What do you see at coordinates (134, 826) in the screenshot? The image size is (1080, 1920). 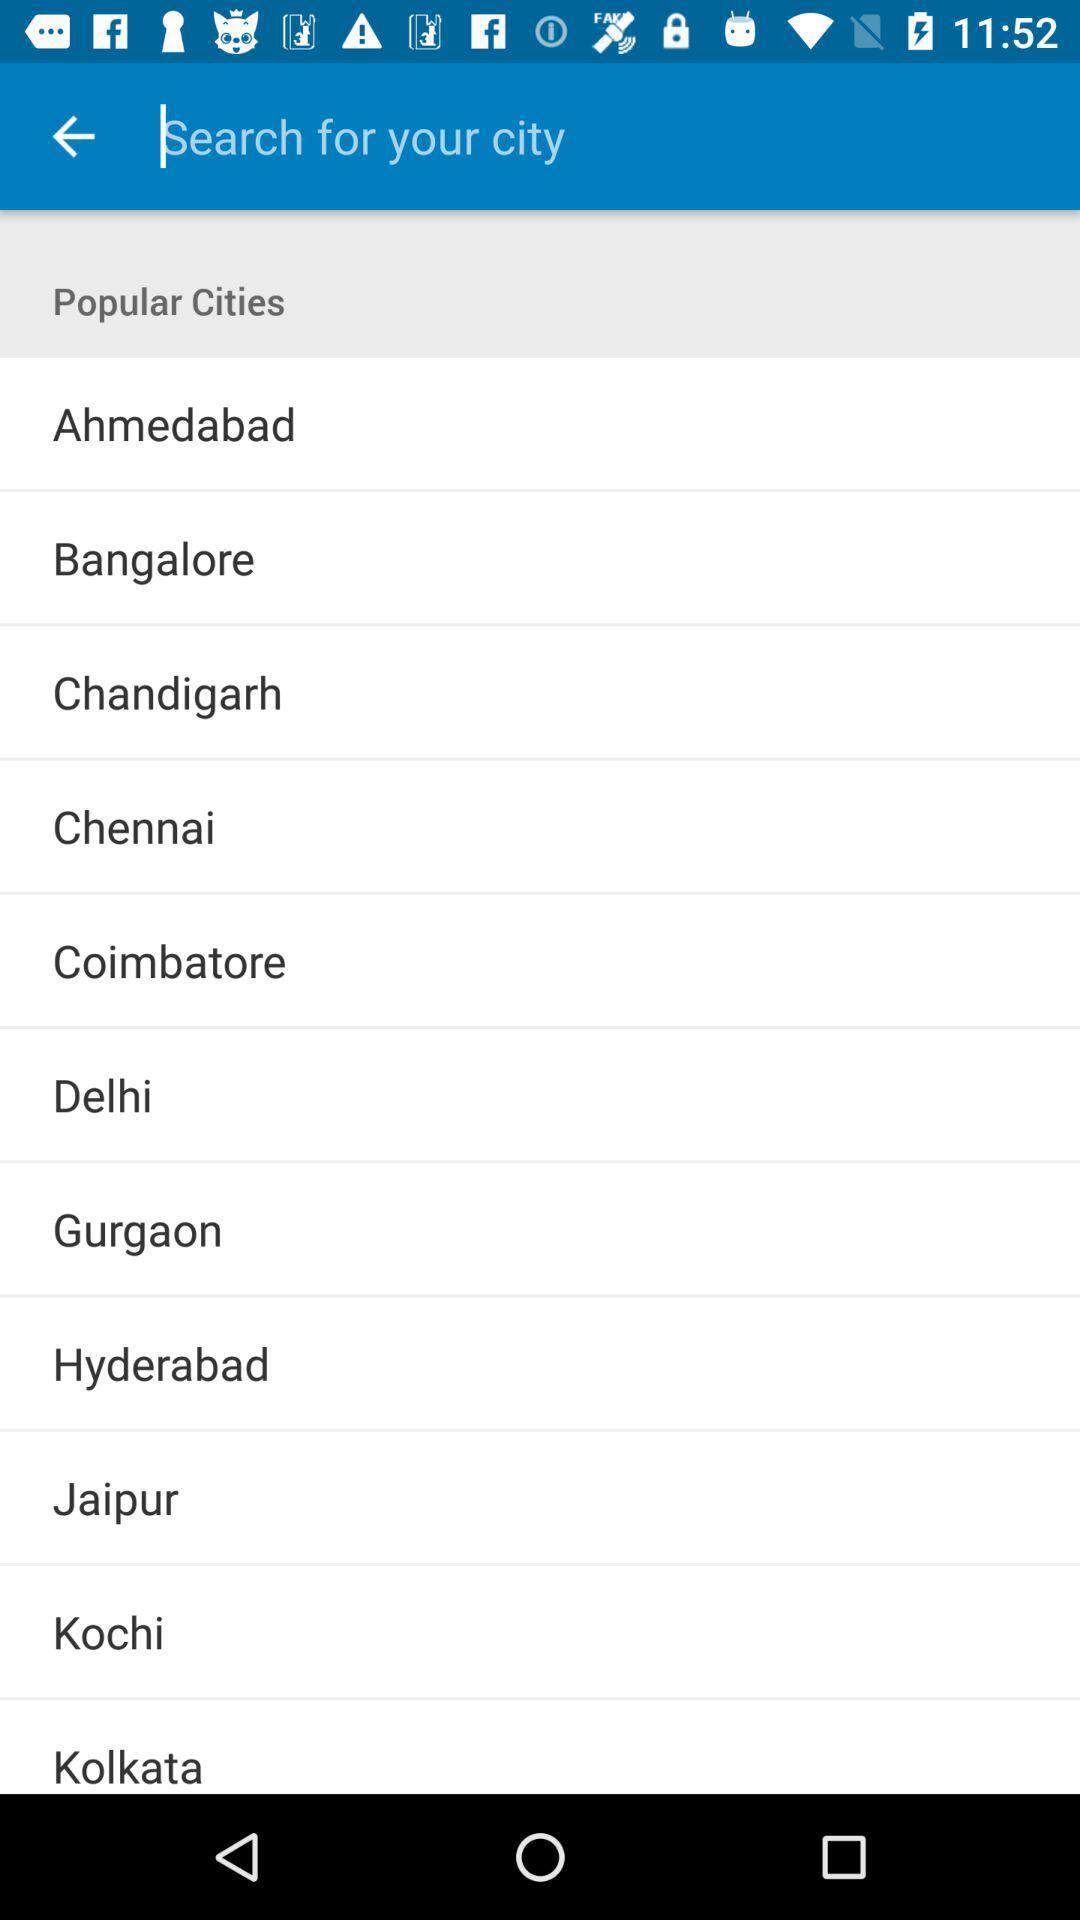 I see `chennai icon` at bounding box center [134, 826].